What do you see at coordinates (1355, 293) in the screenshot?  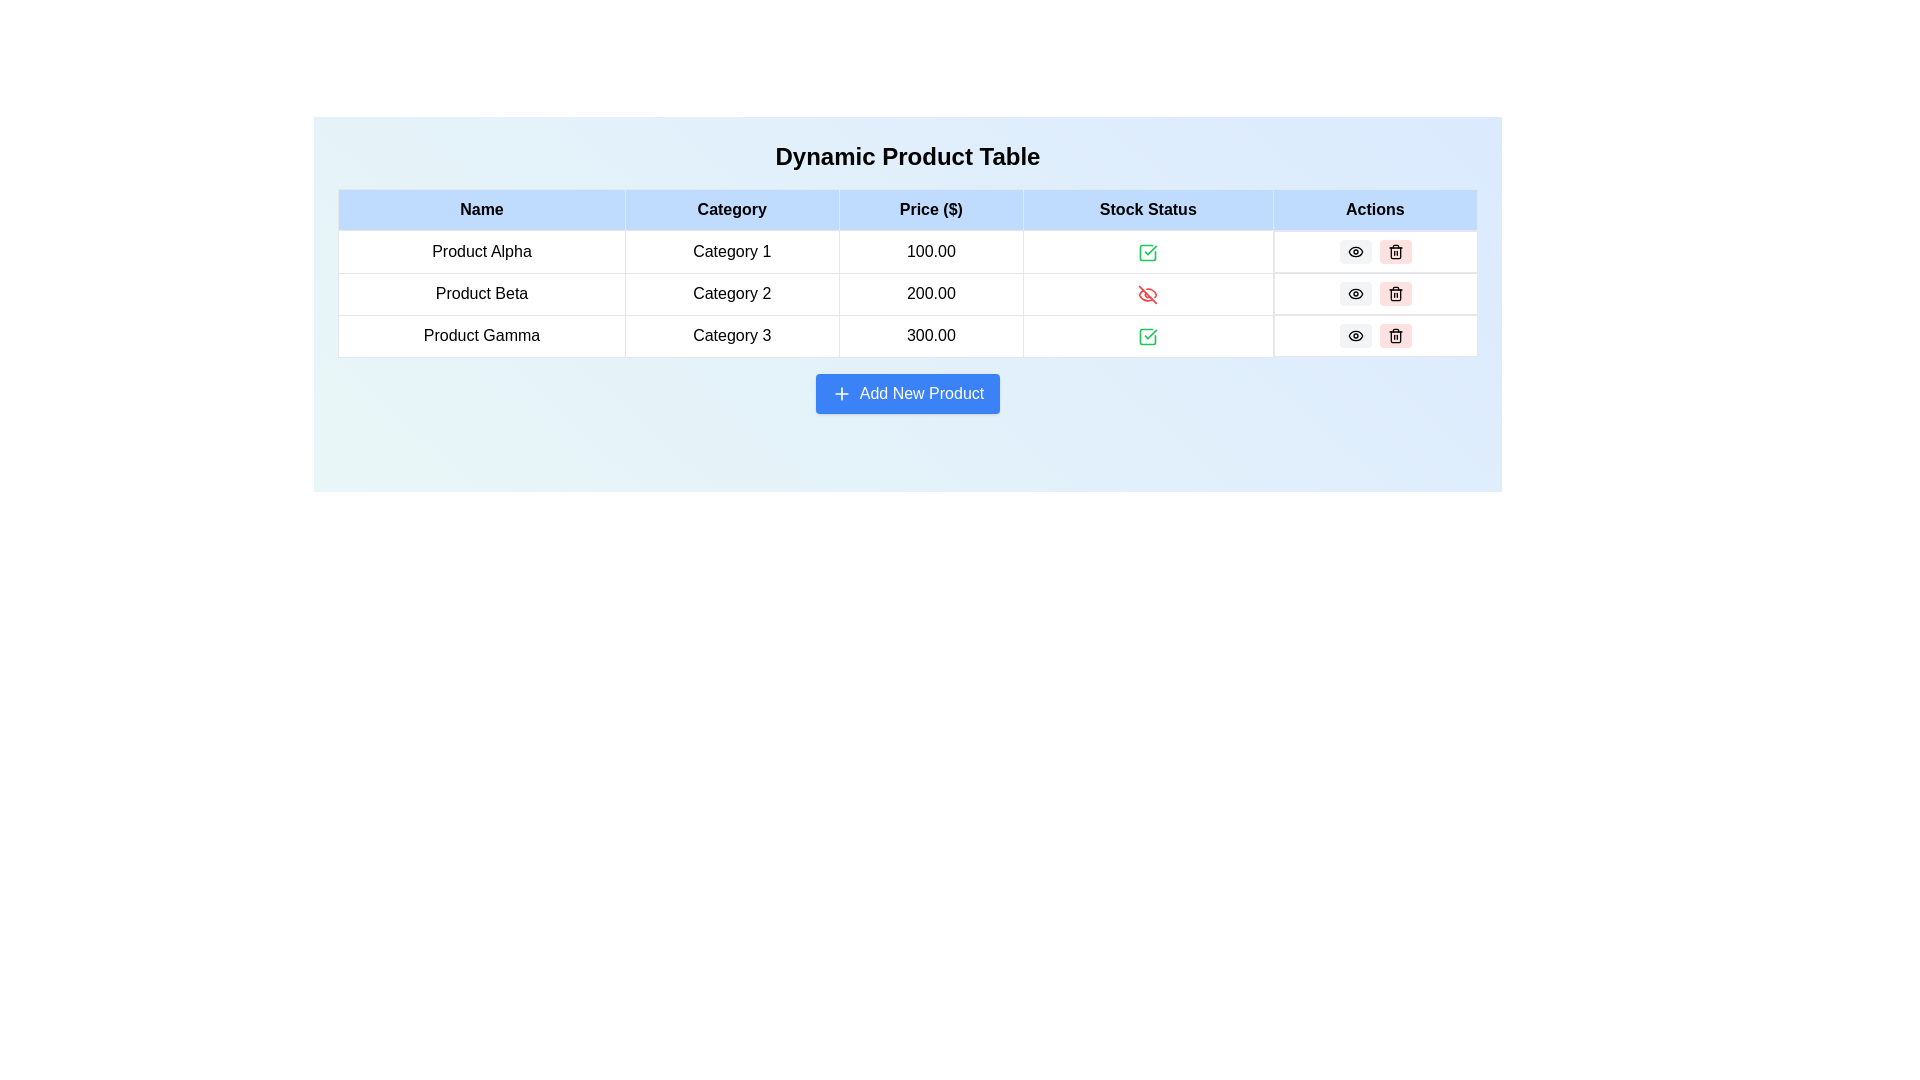 I see `the 'View Details' button for 'Product Beta' located in the Actions column of the product table` at bounding box center [1355, 293].